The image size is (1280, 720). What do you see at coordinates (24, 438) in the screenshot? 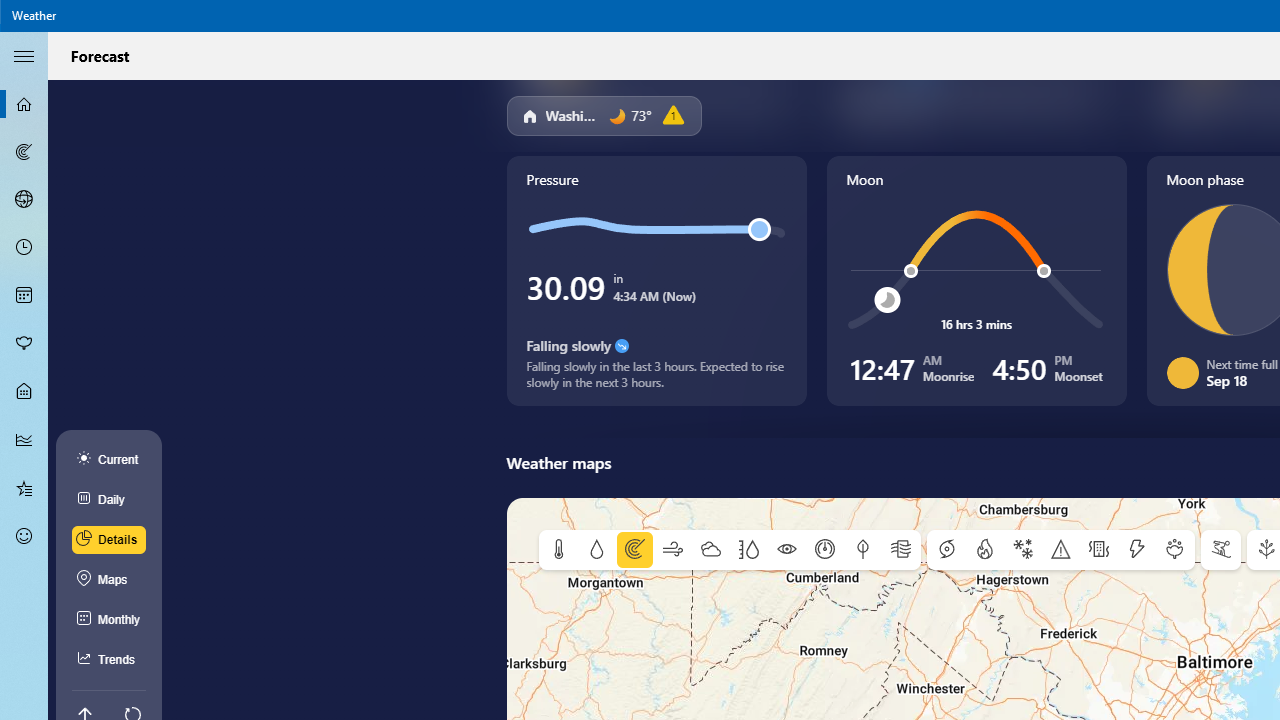
I see `'Historical Weather - Not Selected'` at bounding box center [24, 438].